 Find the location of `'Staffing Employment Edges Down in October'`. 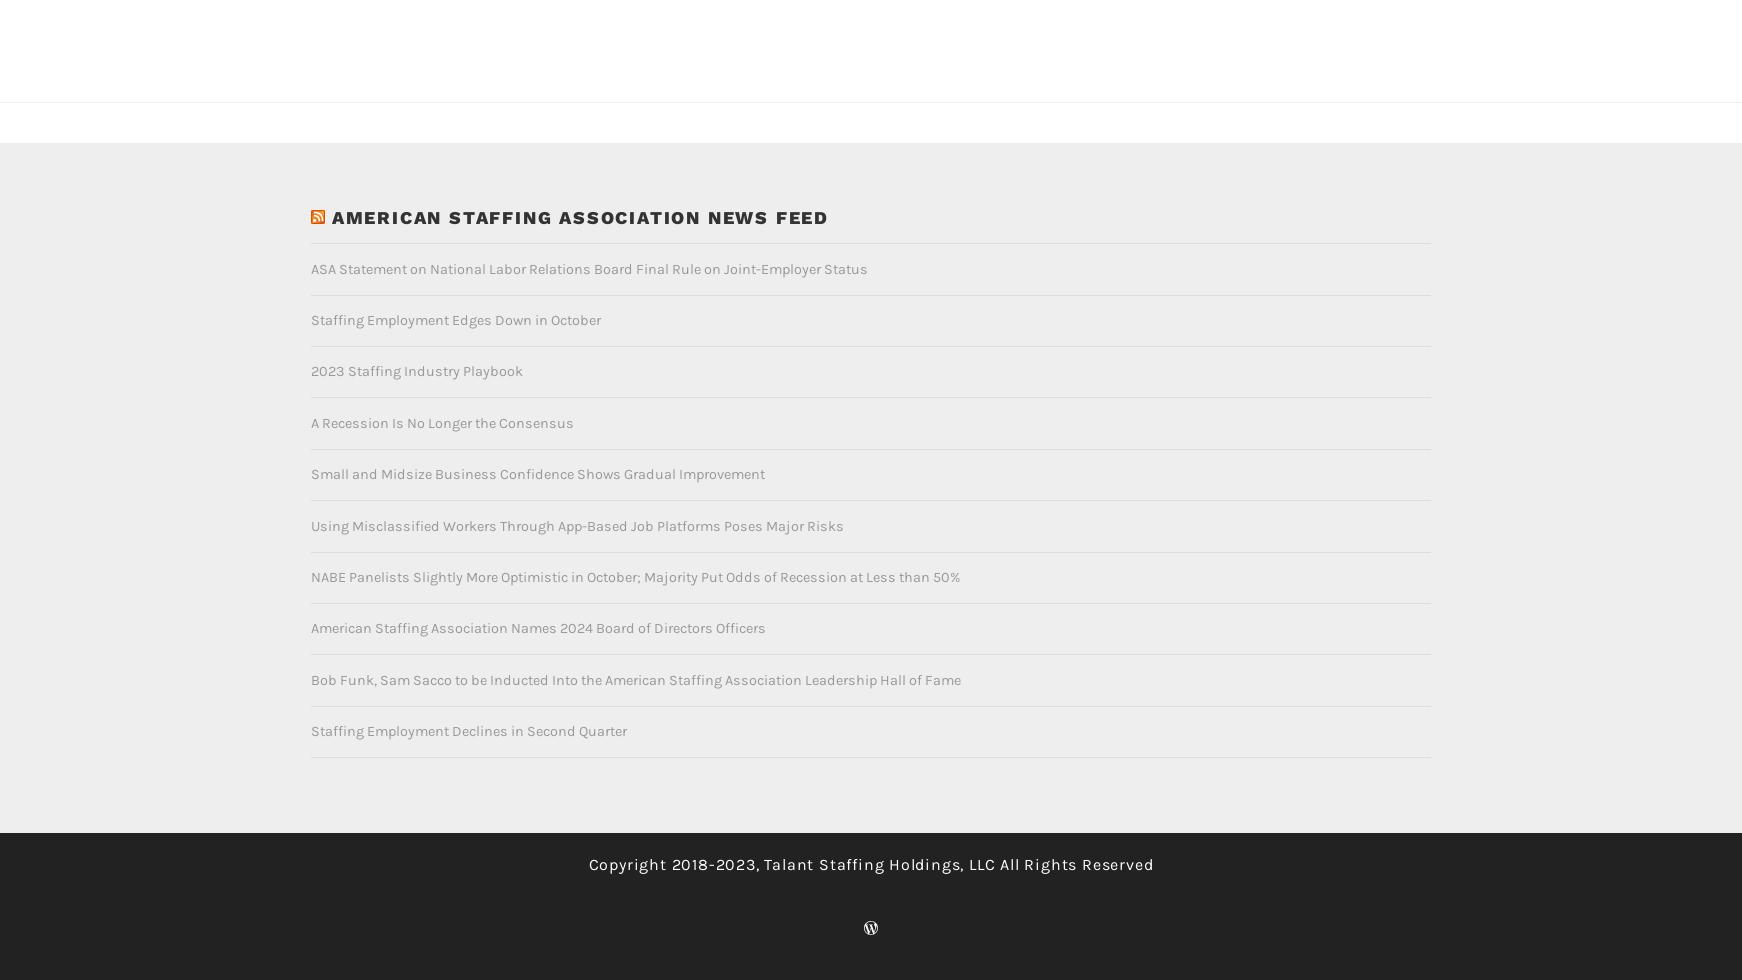

'Staffing Employment Edges Down in October' is located at coordinates (309, 287).